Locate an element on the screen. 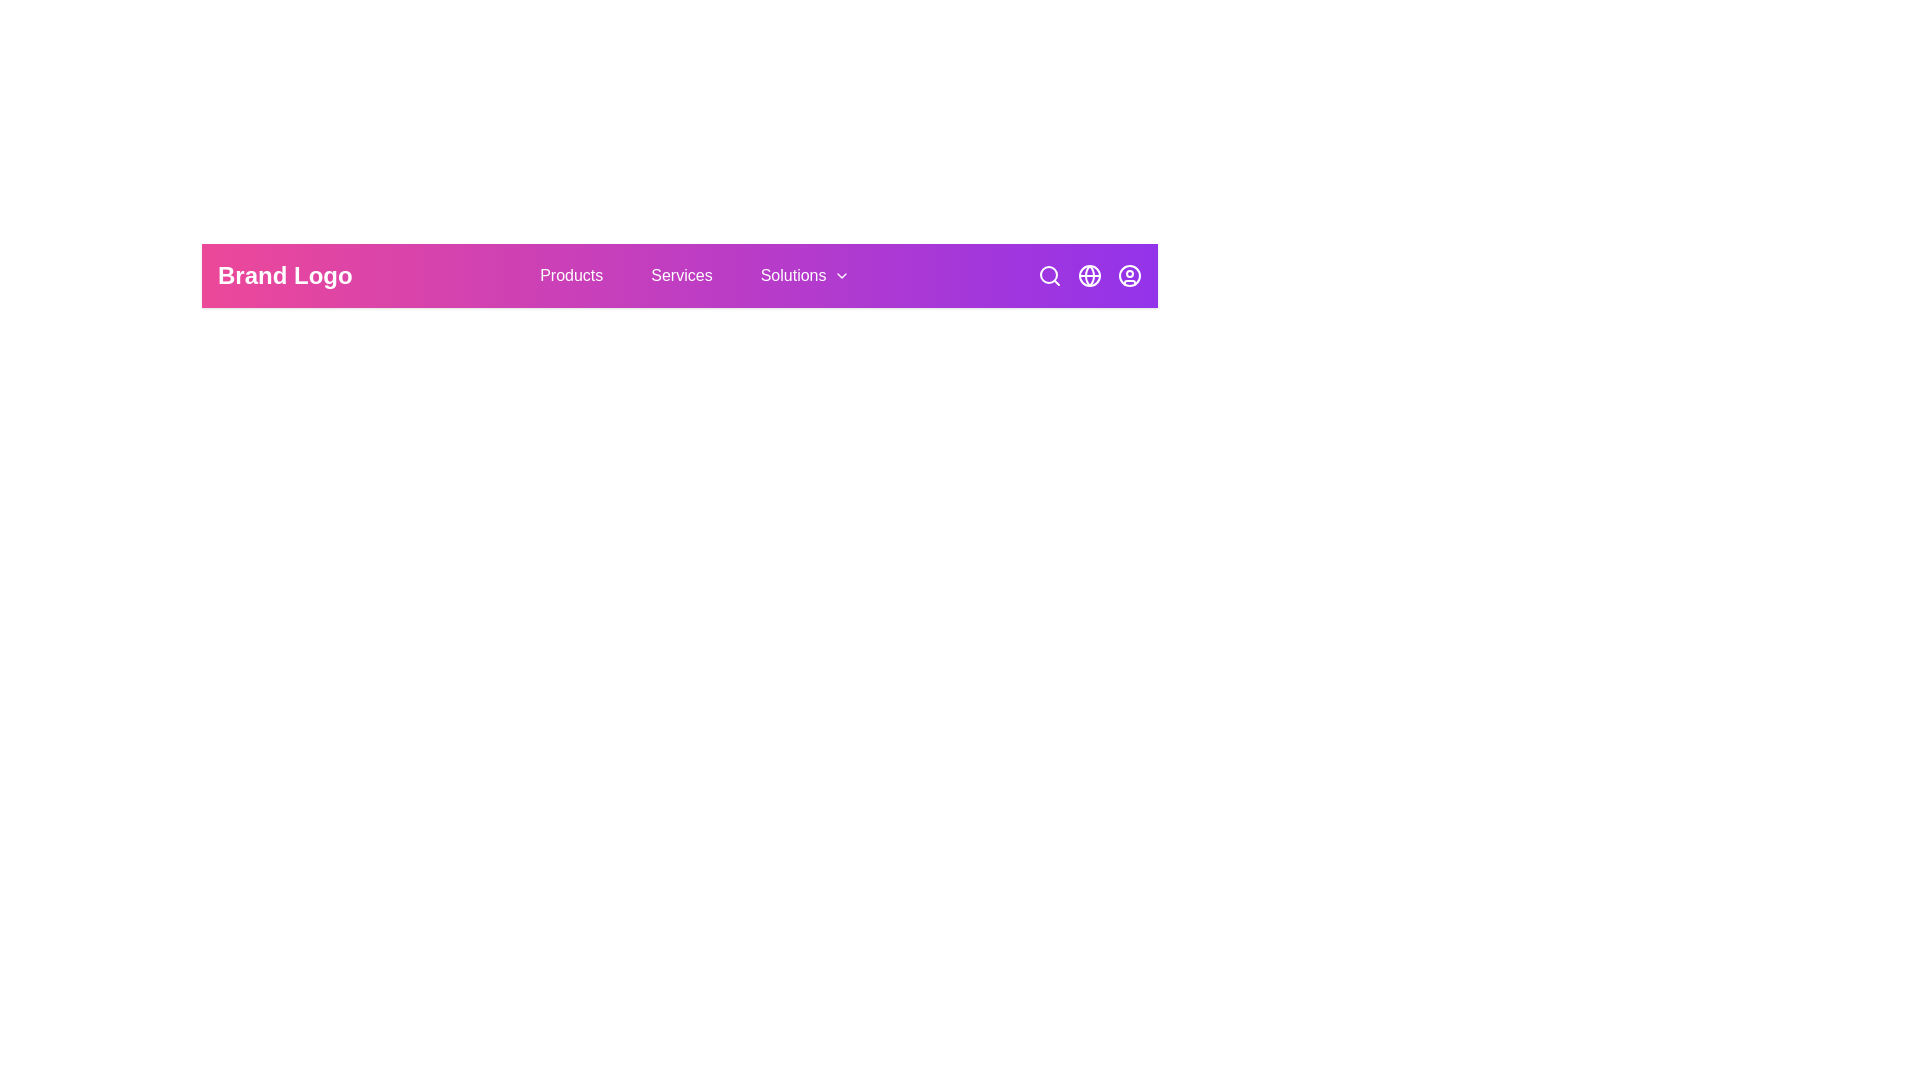 This screenshot has width=1920, height=1080. the navigation button labeled Services is located at coordinates (681, 276).